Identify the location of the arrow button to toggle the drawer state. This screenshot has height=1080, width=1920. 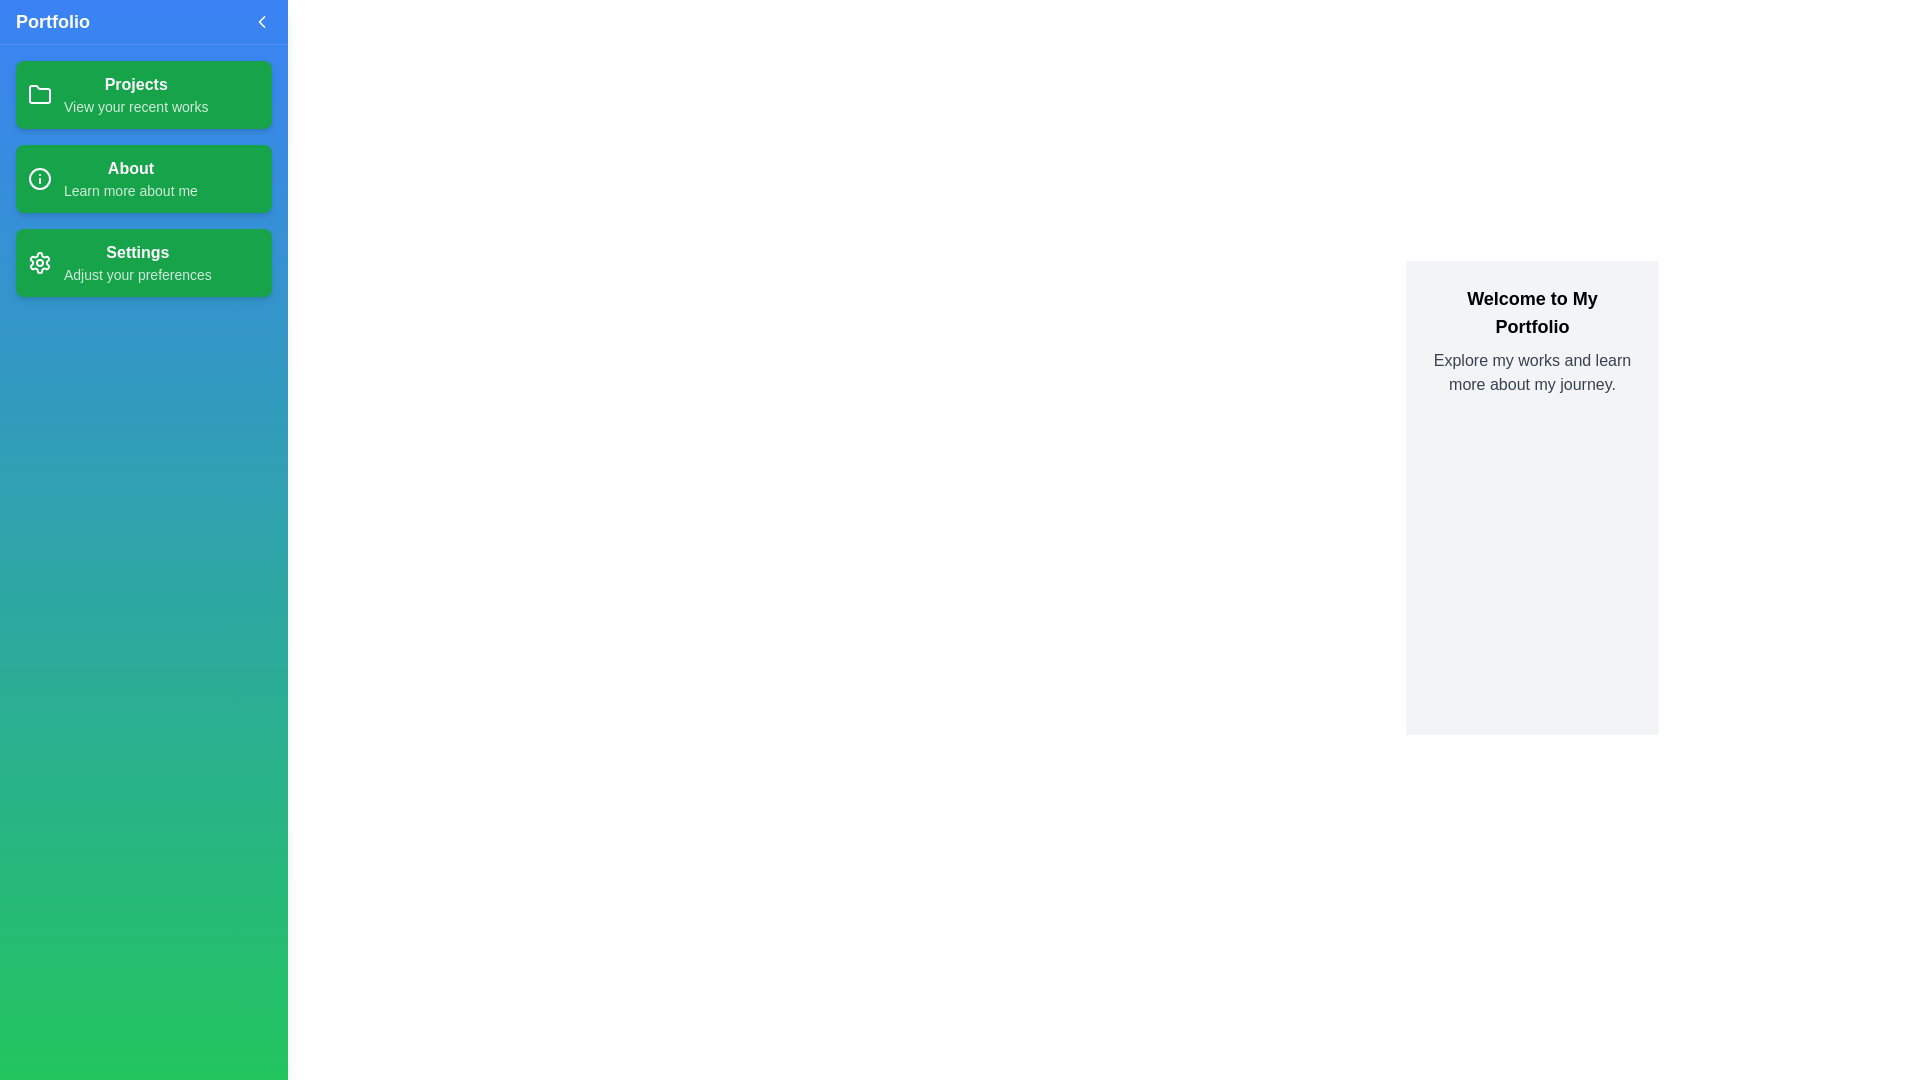
(261, 22).